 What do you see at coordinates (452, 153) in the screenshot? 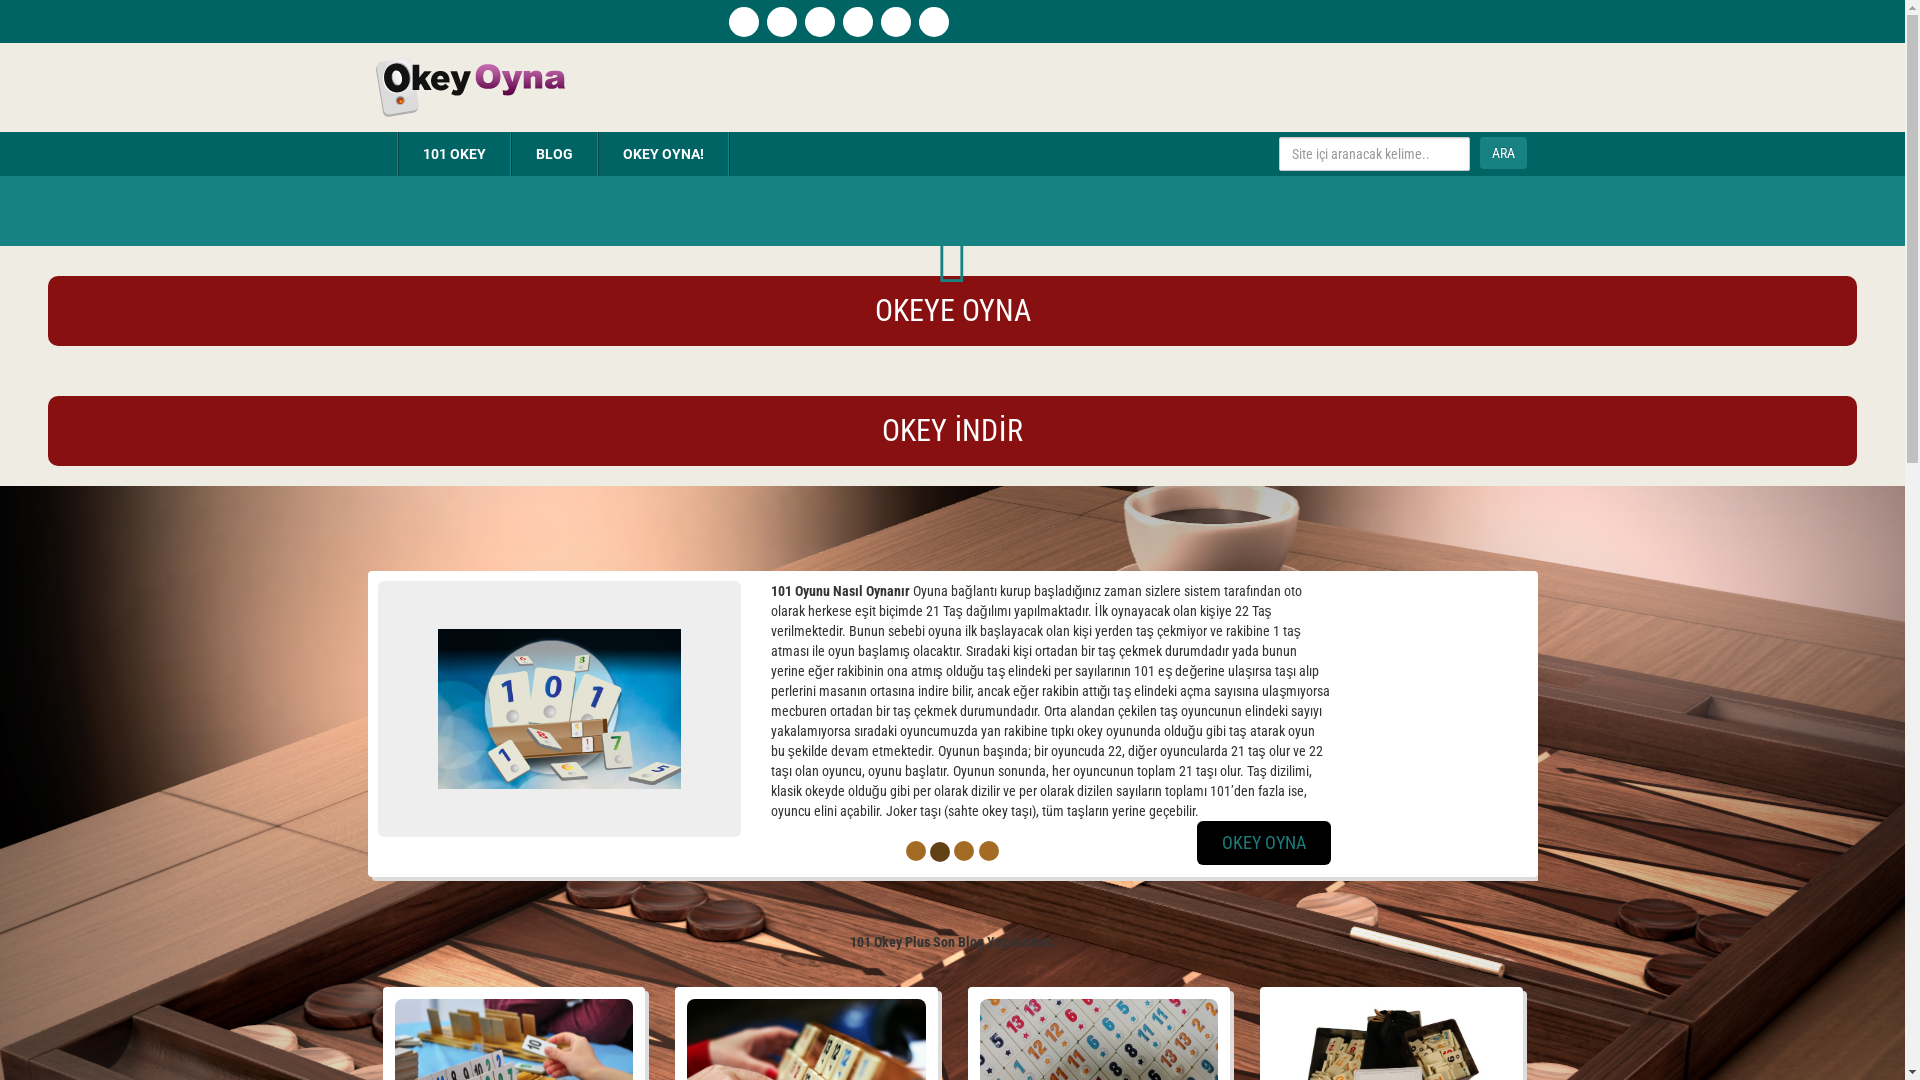
I see `'101 OKEY'` at bounding box center [452, 153].